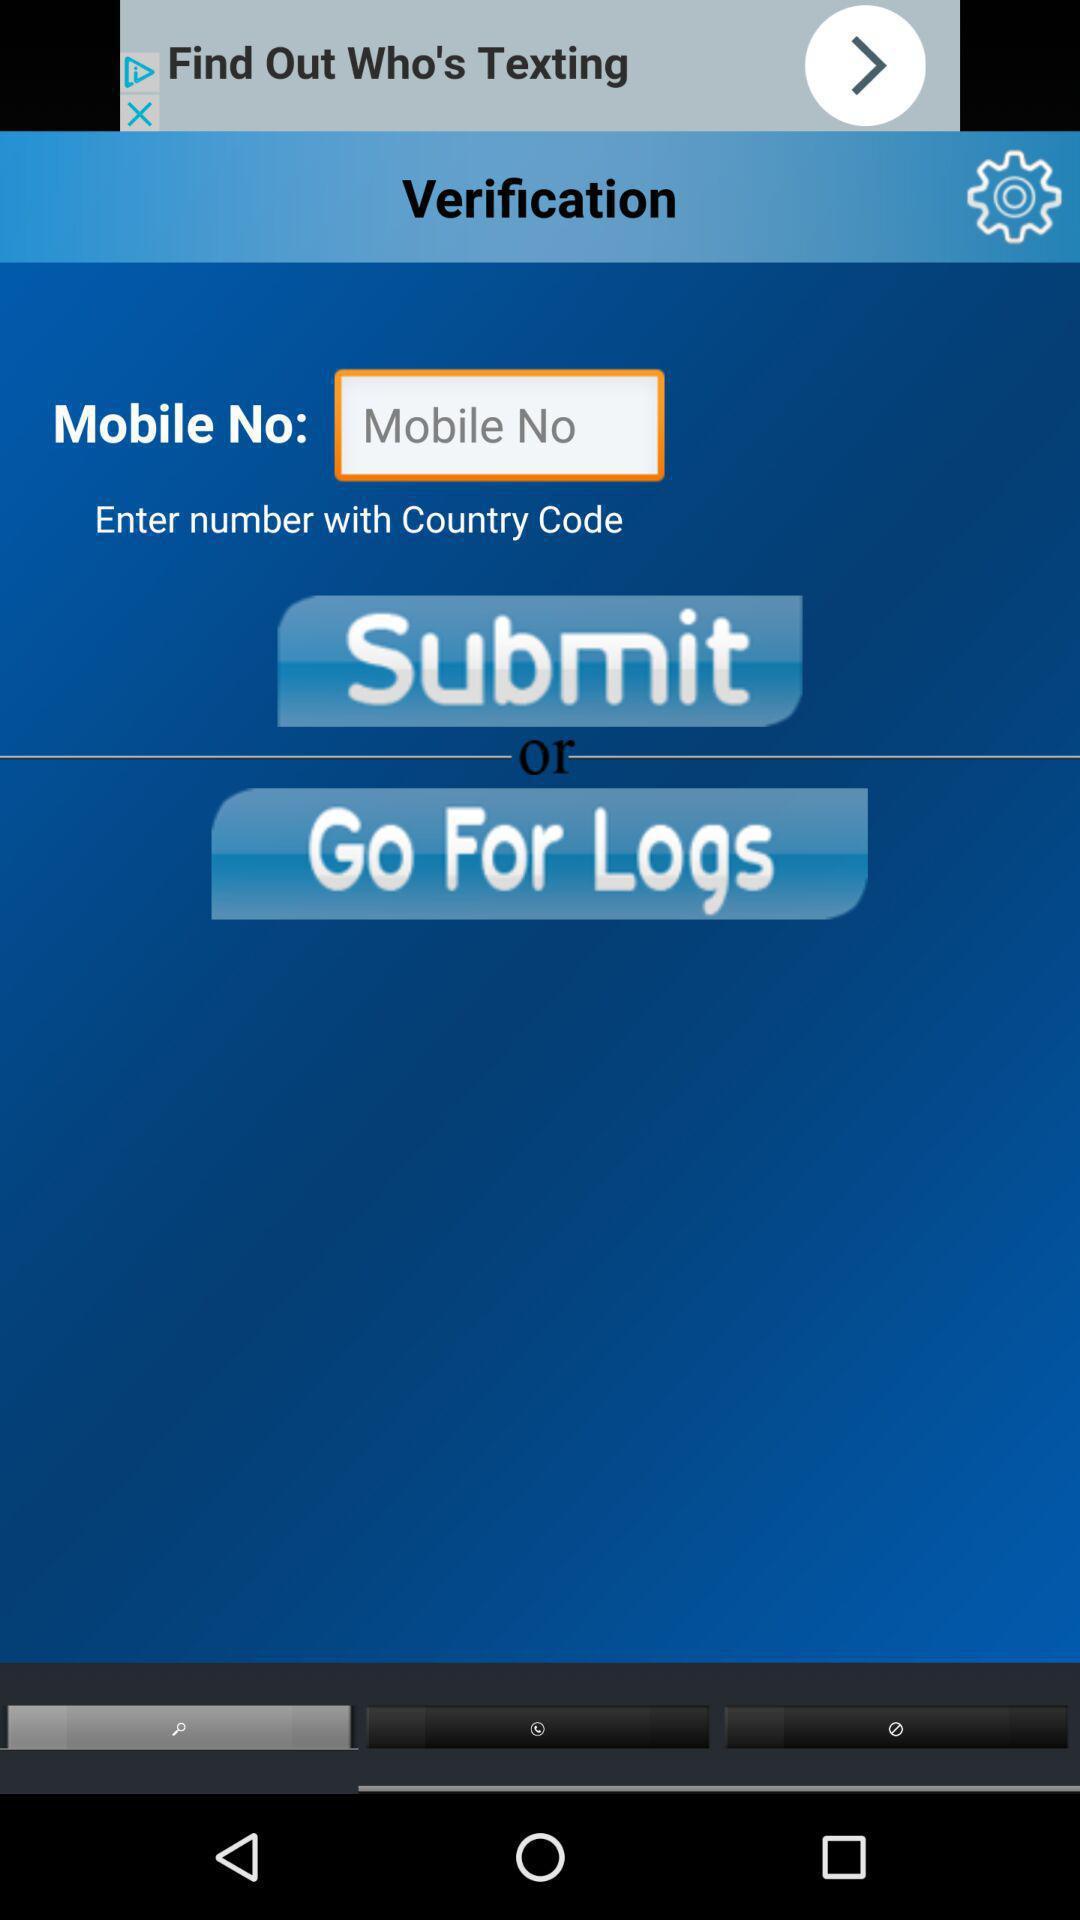 Image resolution: width=1080 pixels, height=1920 pixels. I want to click on open page, so click(538, 853).